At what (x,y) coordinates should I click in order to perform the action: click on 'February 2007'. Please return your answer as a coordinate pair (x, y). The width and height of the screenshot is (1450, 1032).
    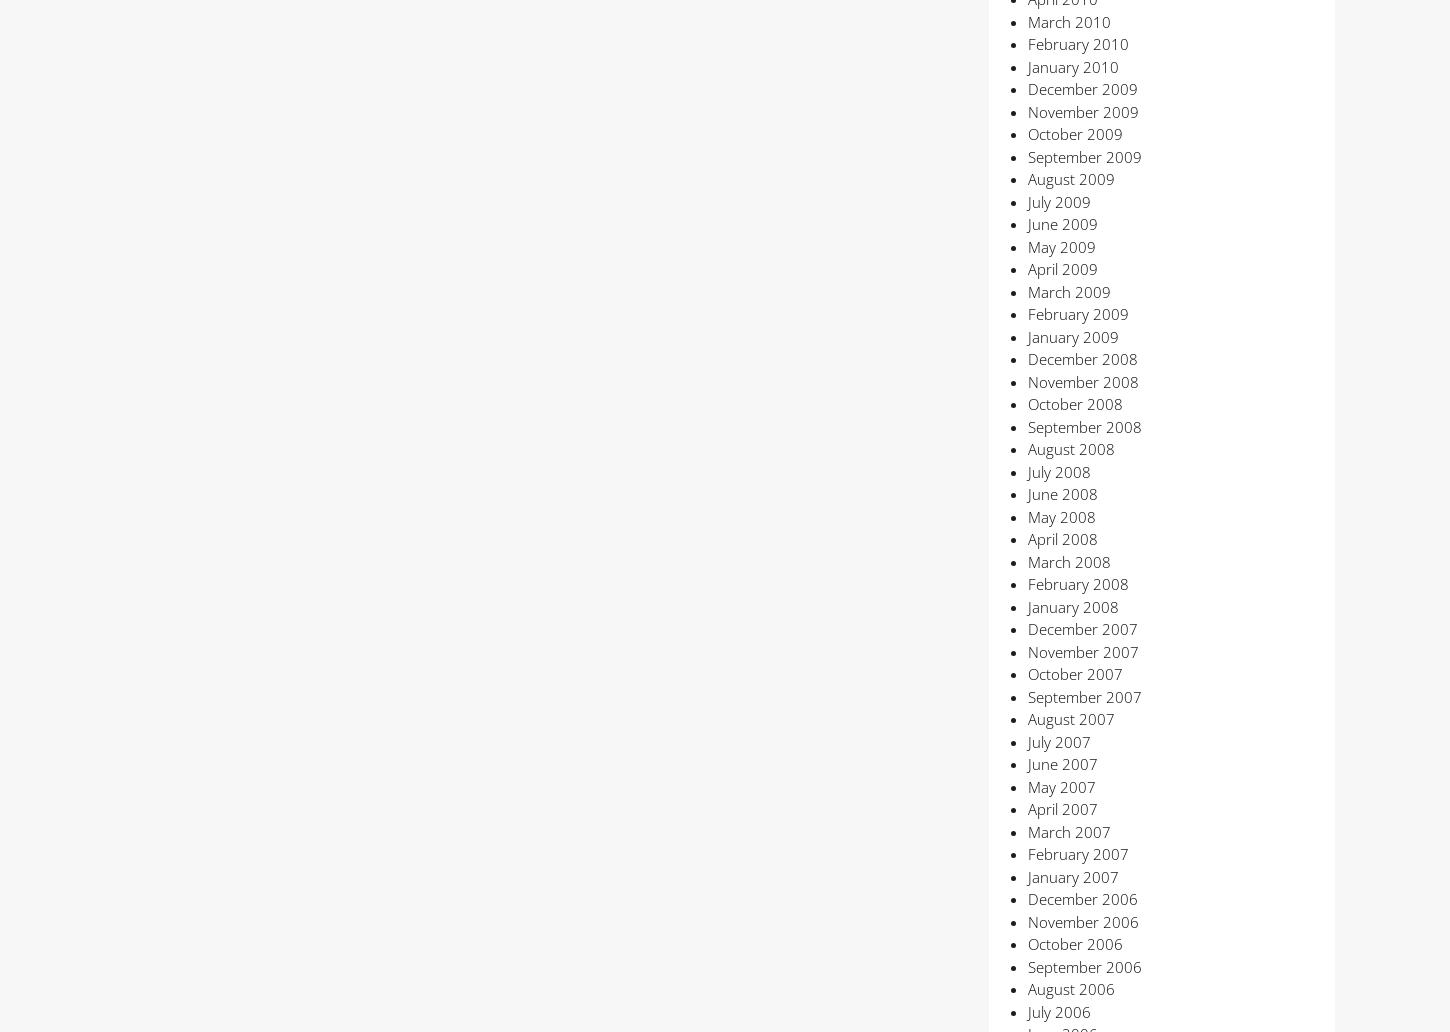
    Looking at the image, I should click on (1077, 853).